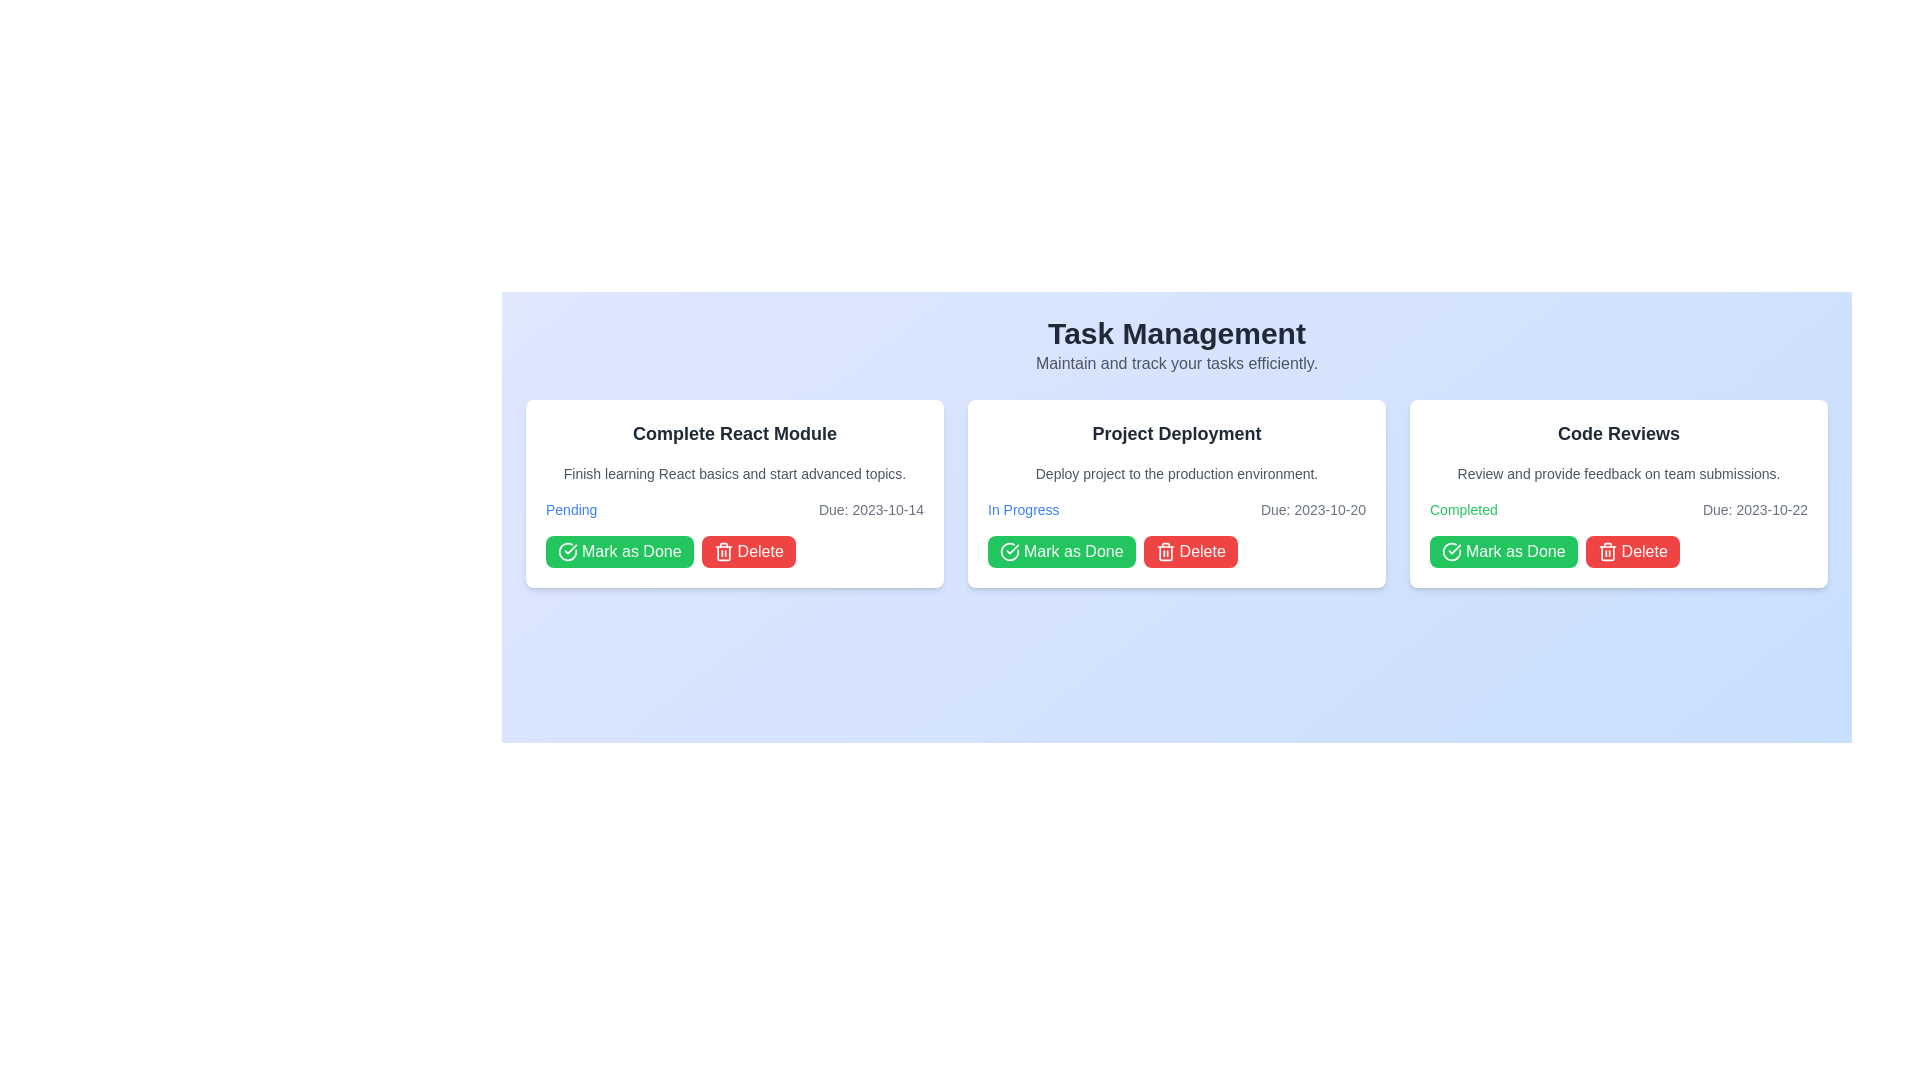  Describe the element at coordinates (1754, 508) in the screenshot. I see `the 'Due: 2023-10-22' text label displayed in a small gray font near the top-right corner of the 'Code Reviews' task card` at that location.